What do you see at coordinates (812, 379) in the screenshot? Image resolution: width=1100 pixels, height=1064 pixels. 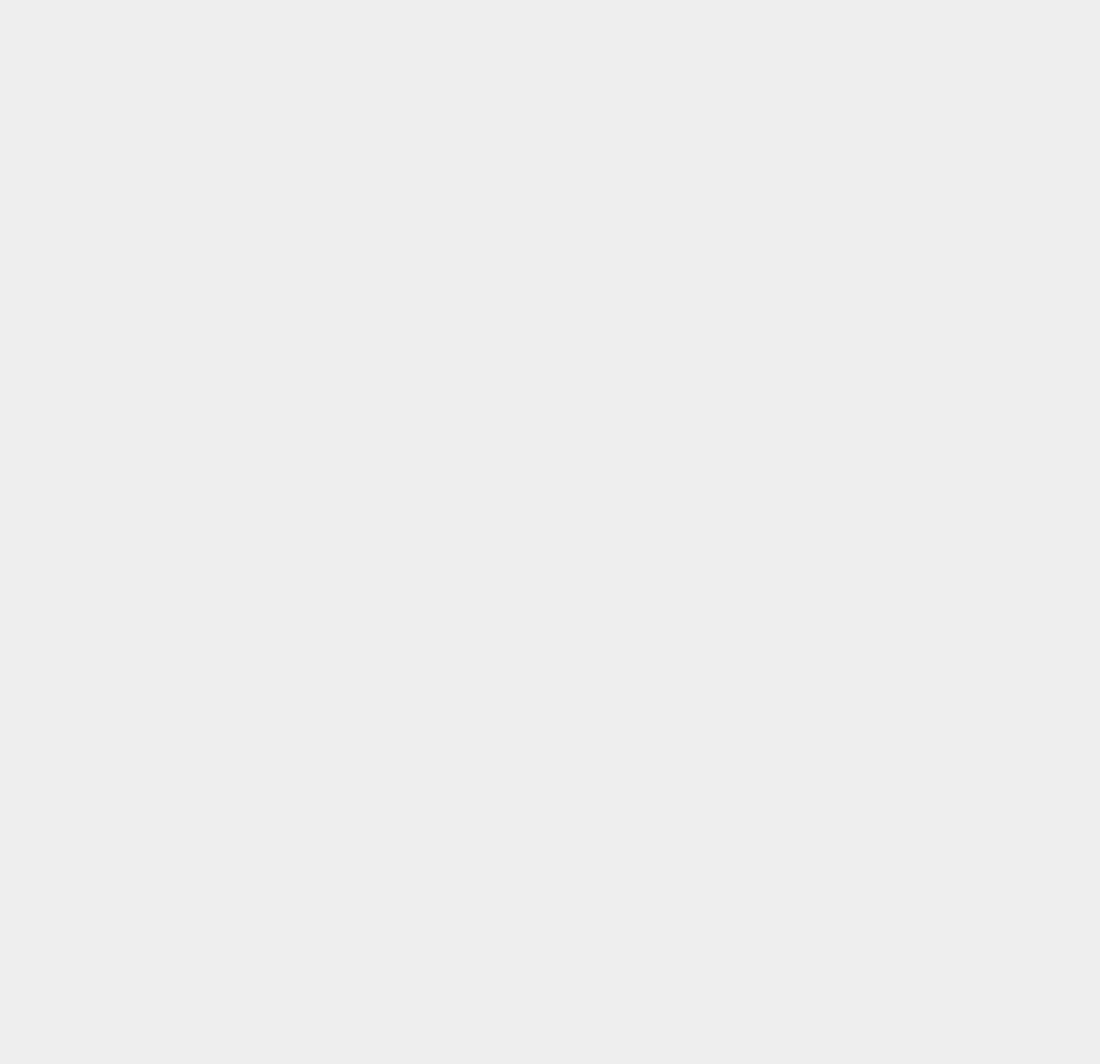 I see `'iPad Mini 2'` at bounding box center [812, 379].